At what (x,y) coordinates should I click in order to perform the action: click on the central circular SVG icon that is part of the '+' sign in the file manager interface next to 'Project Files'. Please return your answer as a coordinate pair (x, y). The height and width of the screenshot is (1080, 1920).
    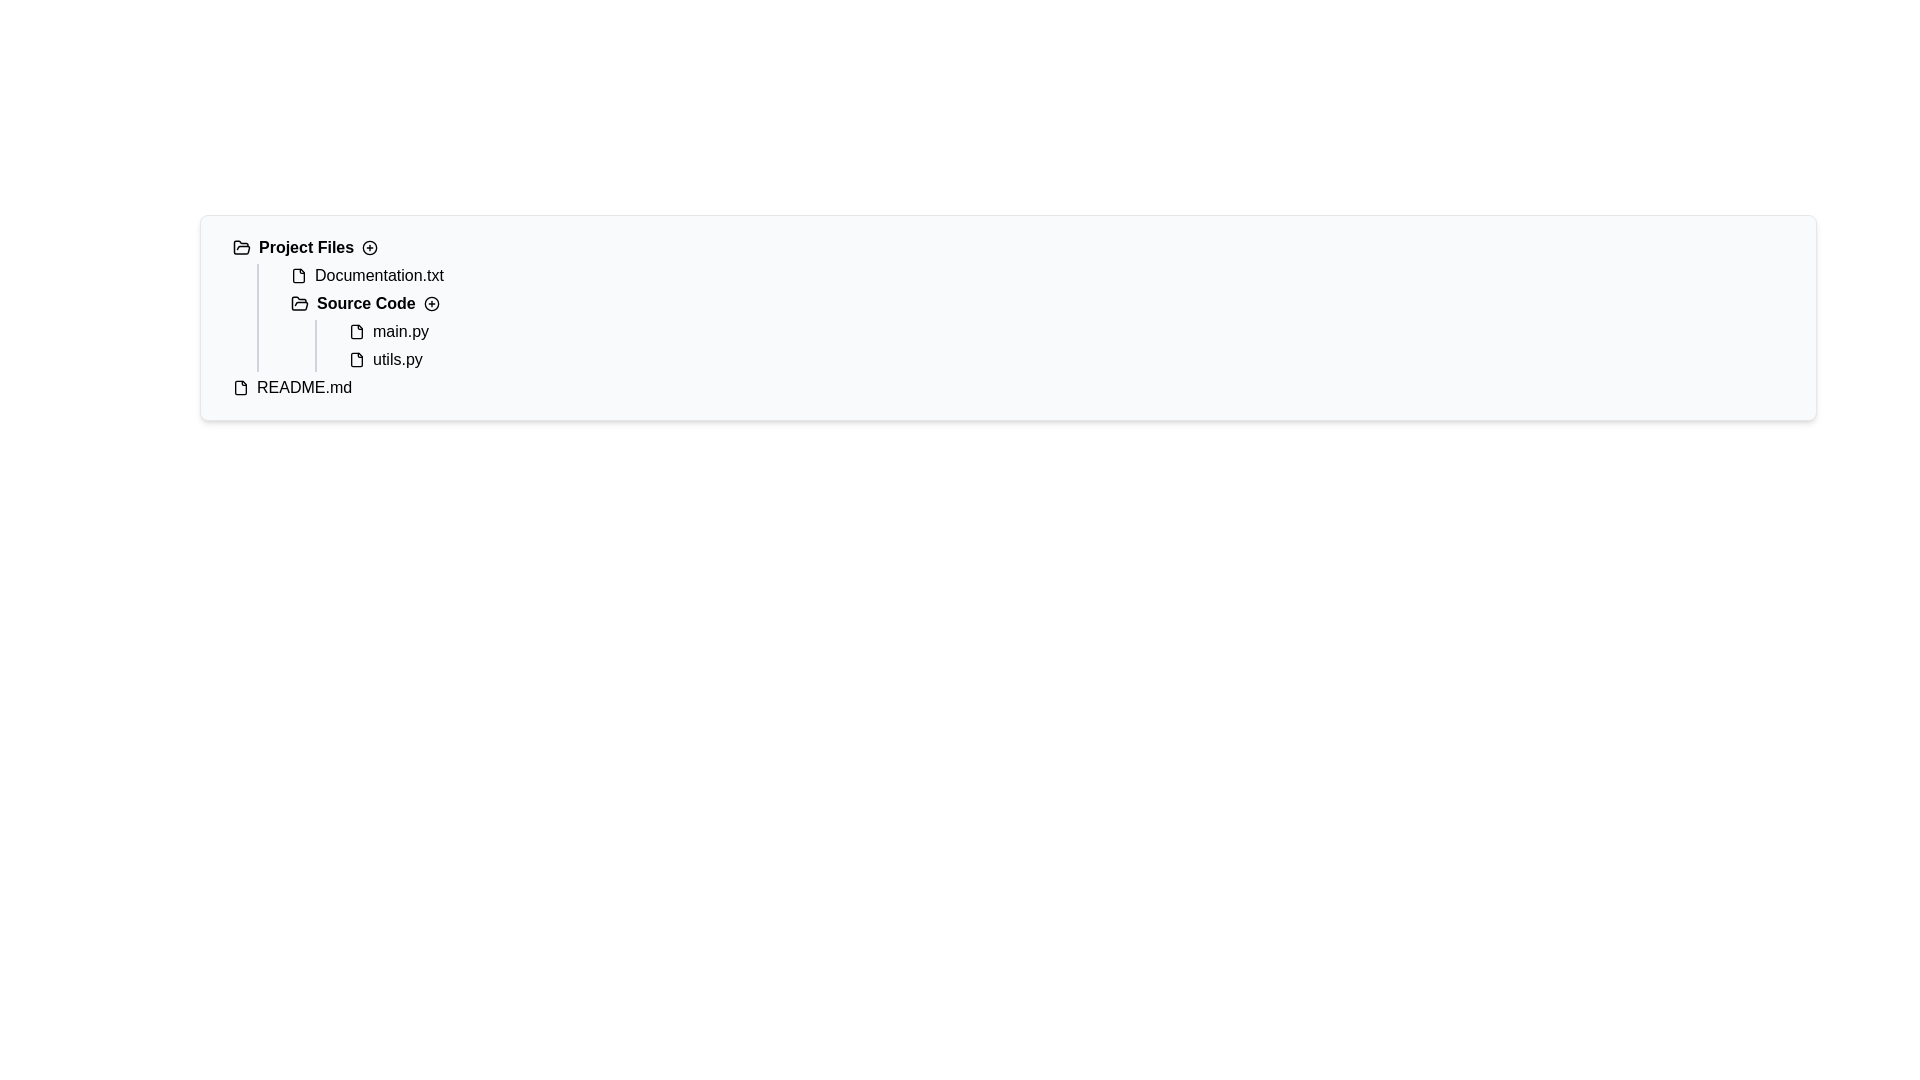
    Looking at the image, I should click on (370, 246).